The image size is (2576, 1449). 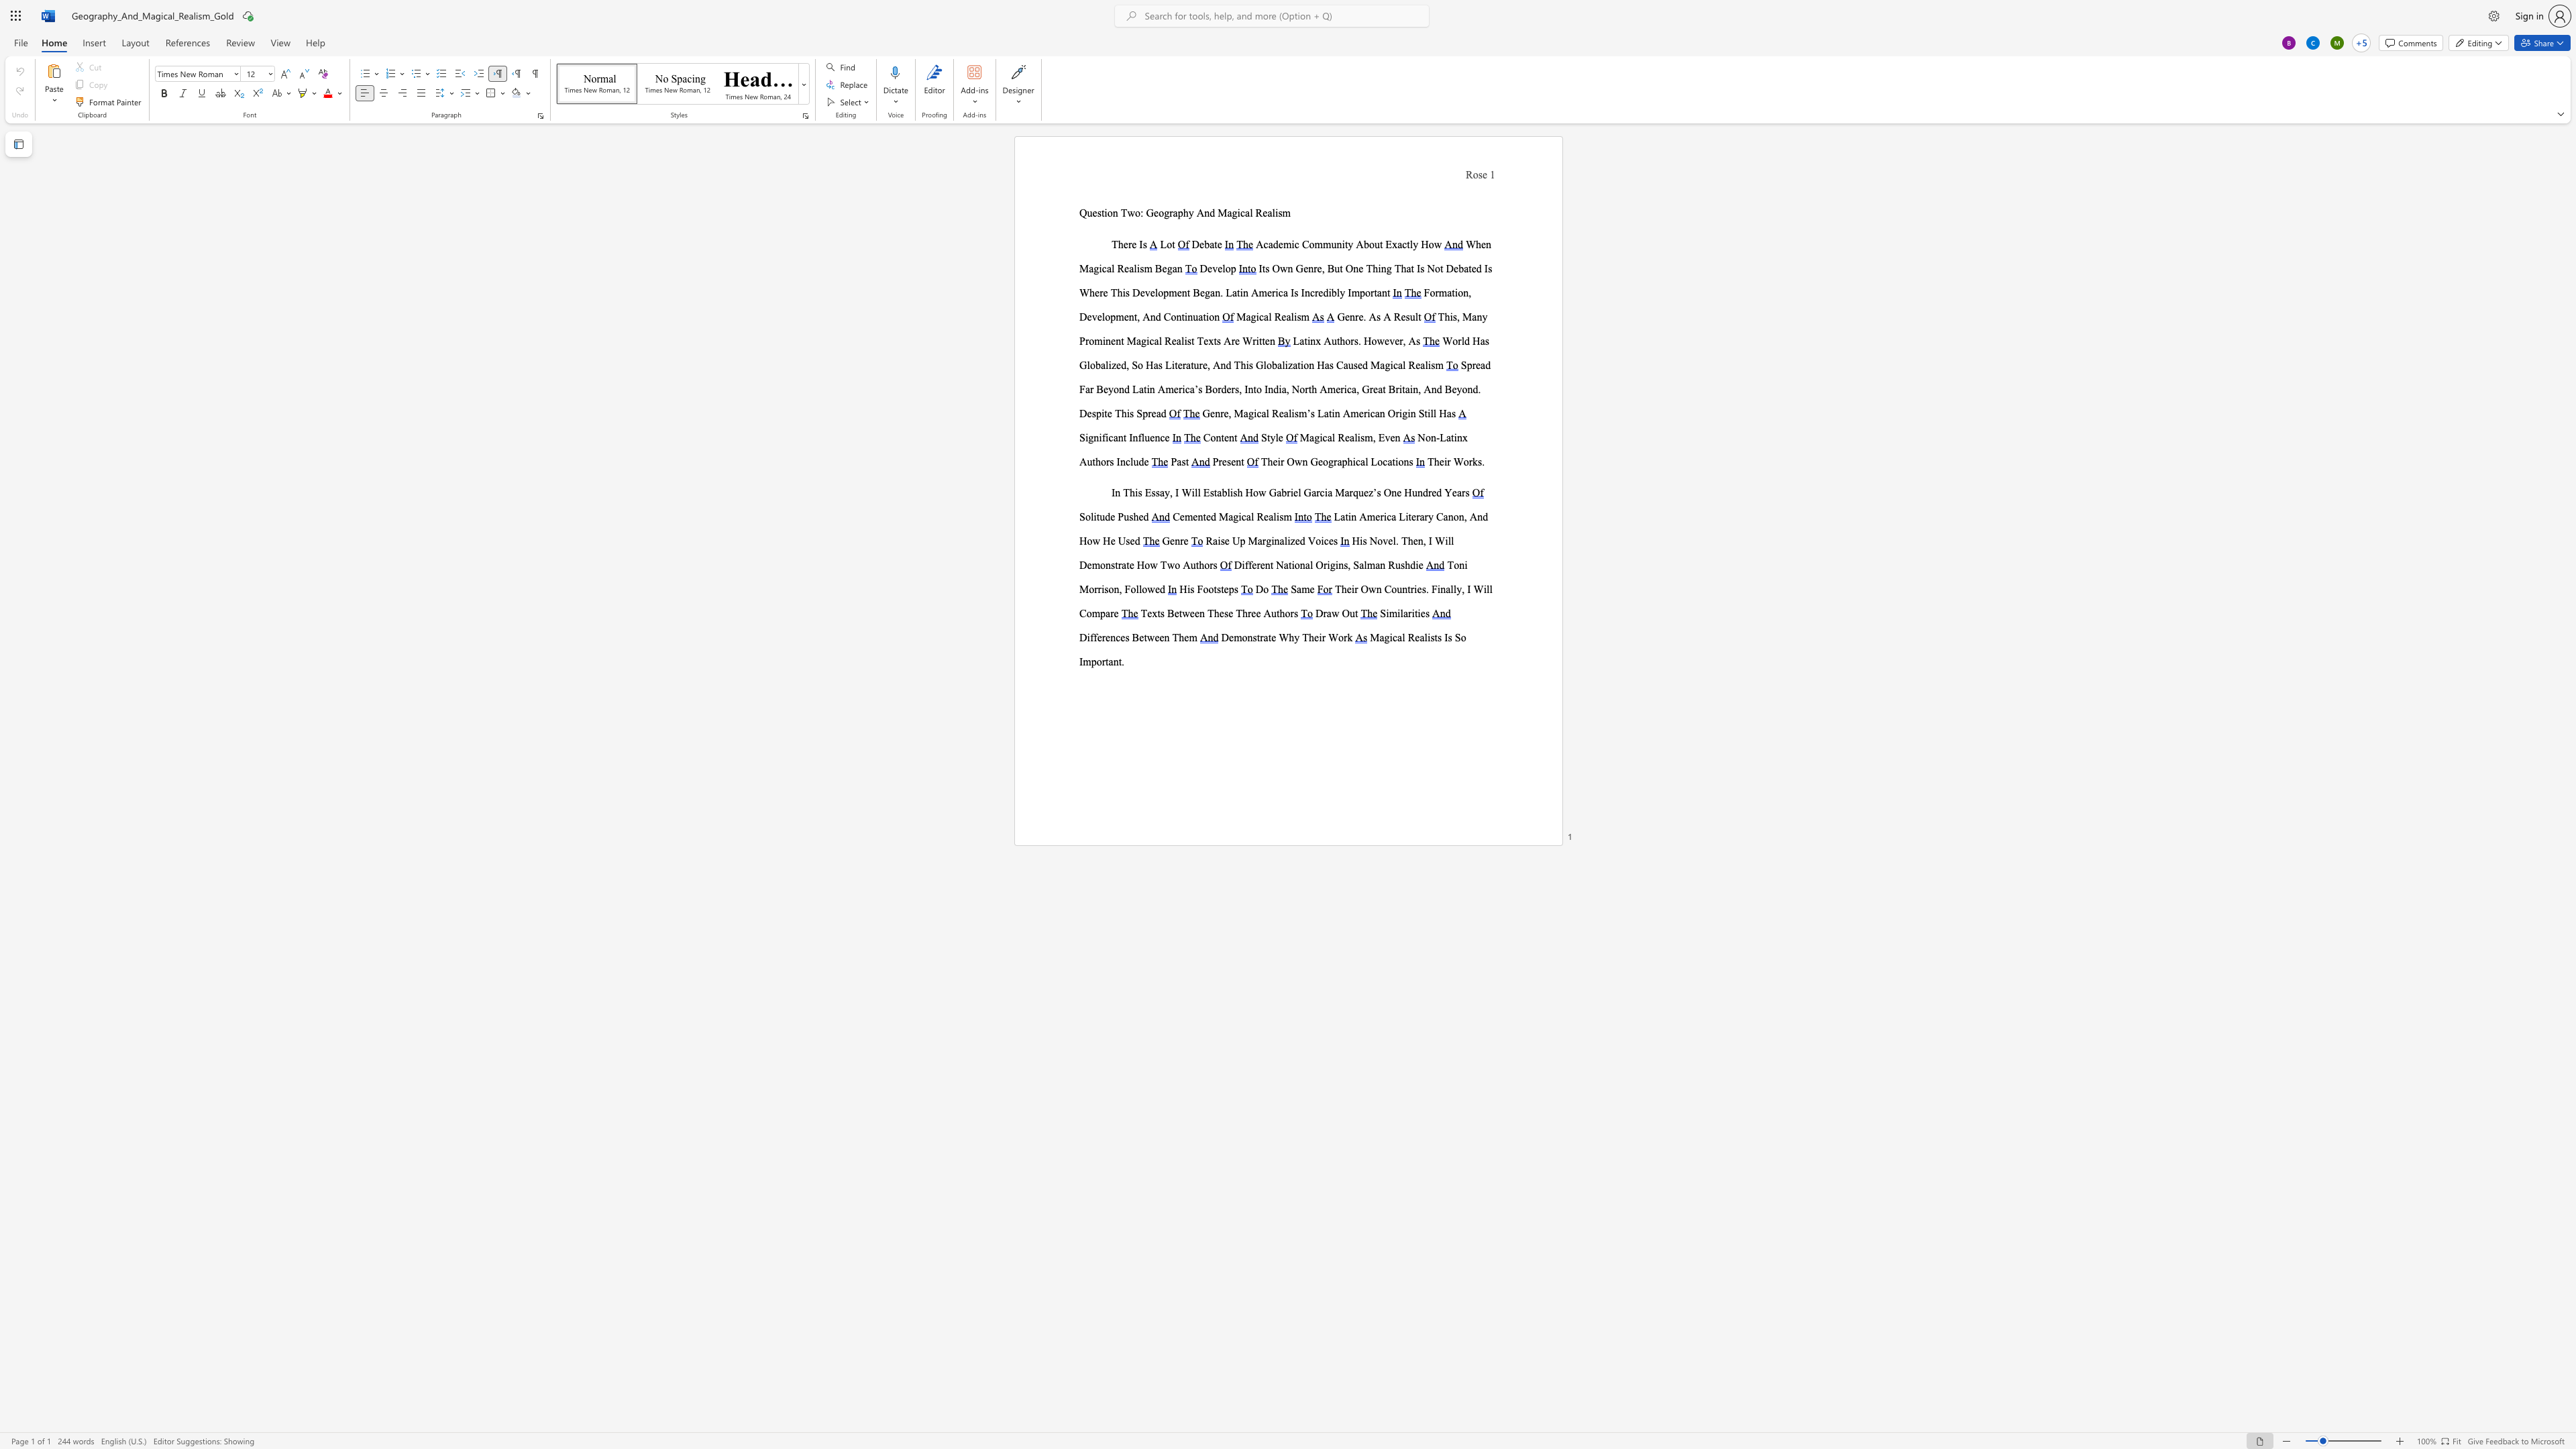 What do you see at coordinates (1191, 213) in the screenshot?
I see `the 1th character "y" in the text` at bounding box center [1191, 213].